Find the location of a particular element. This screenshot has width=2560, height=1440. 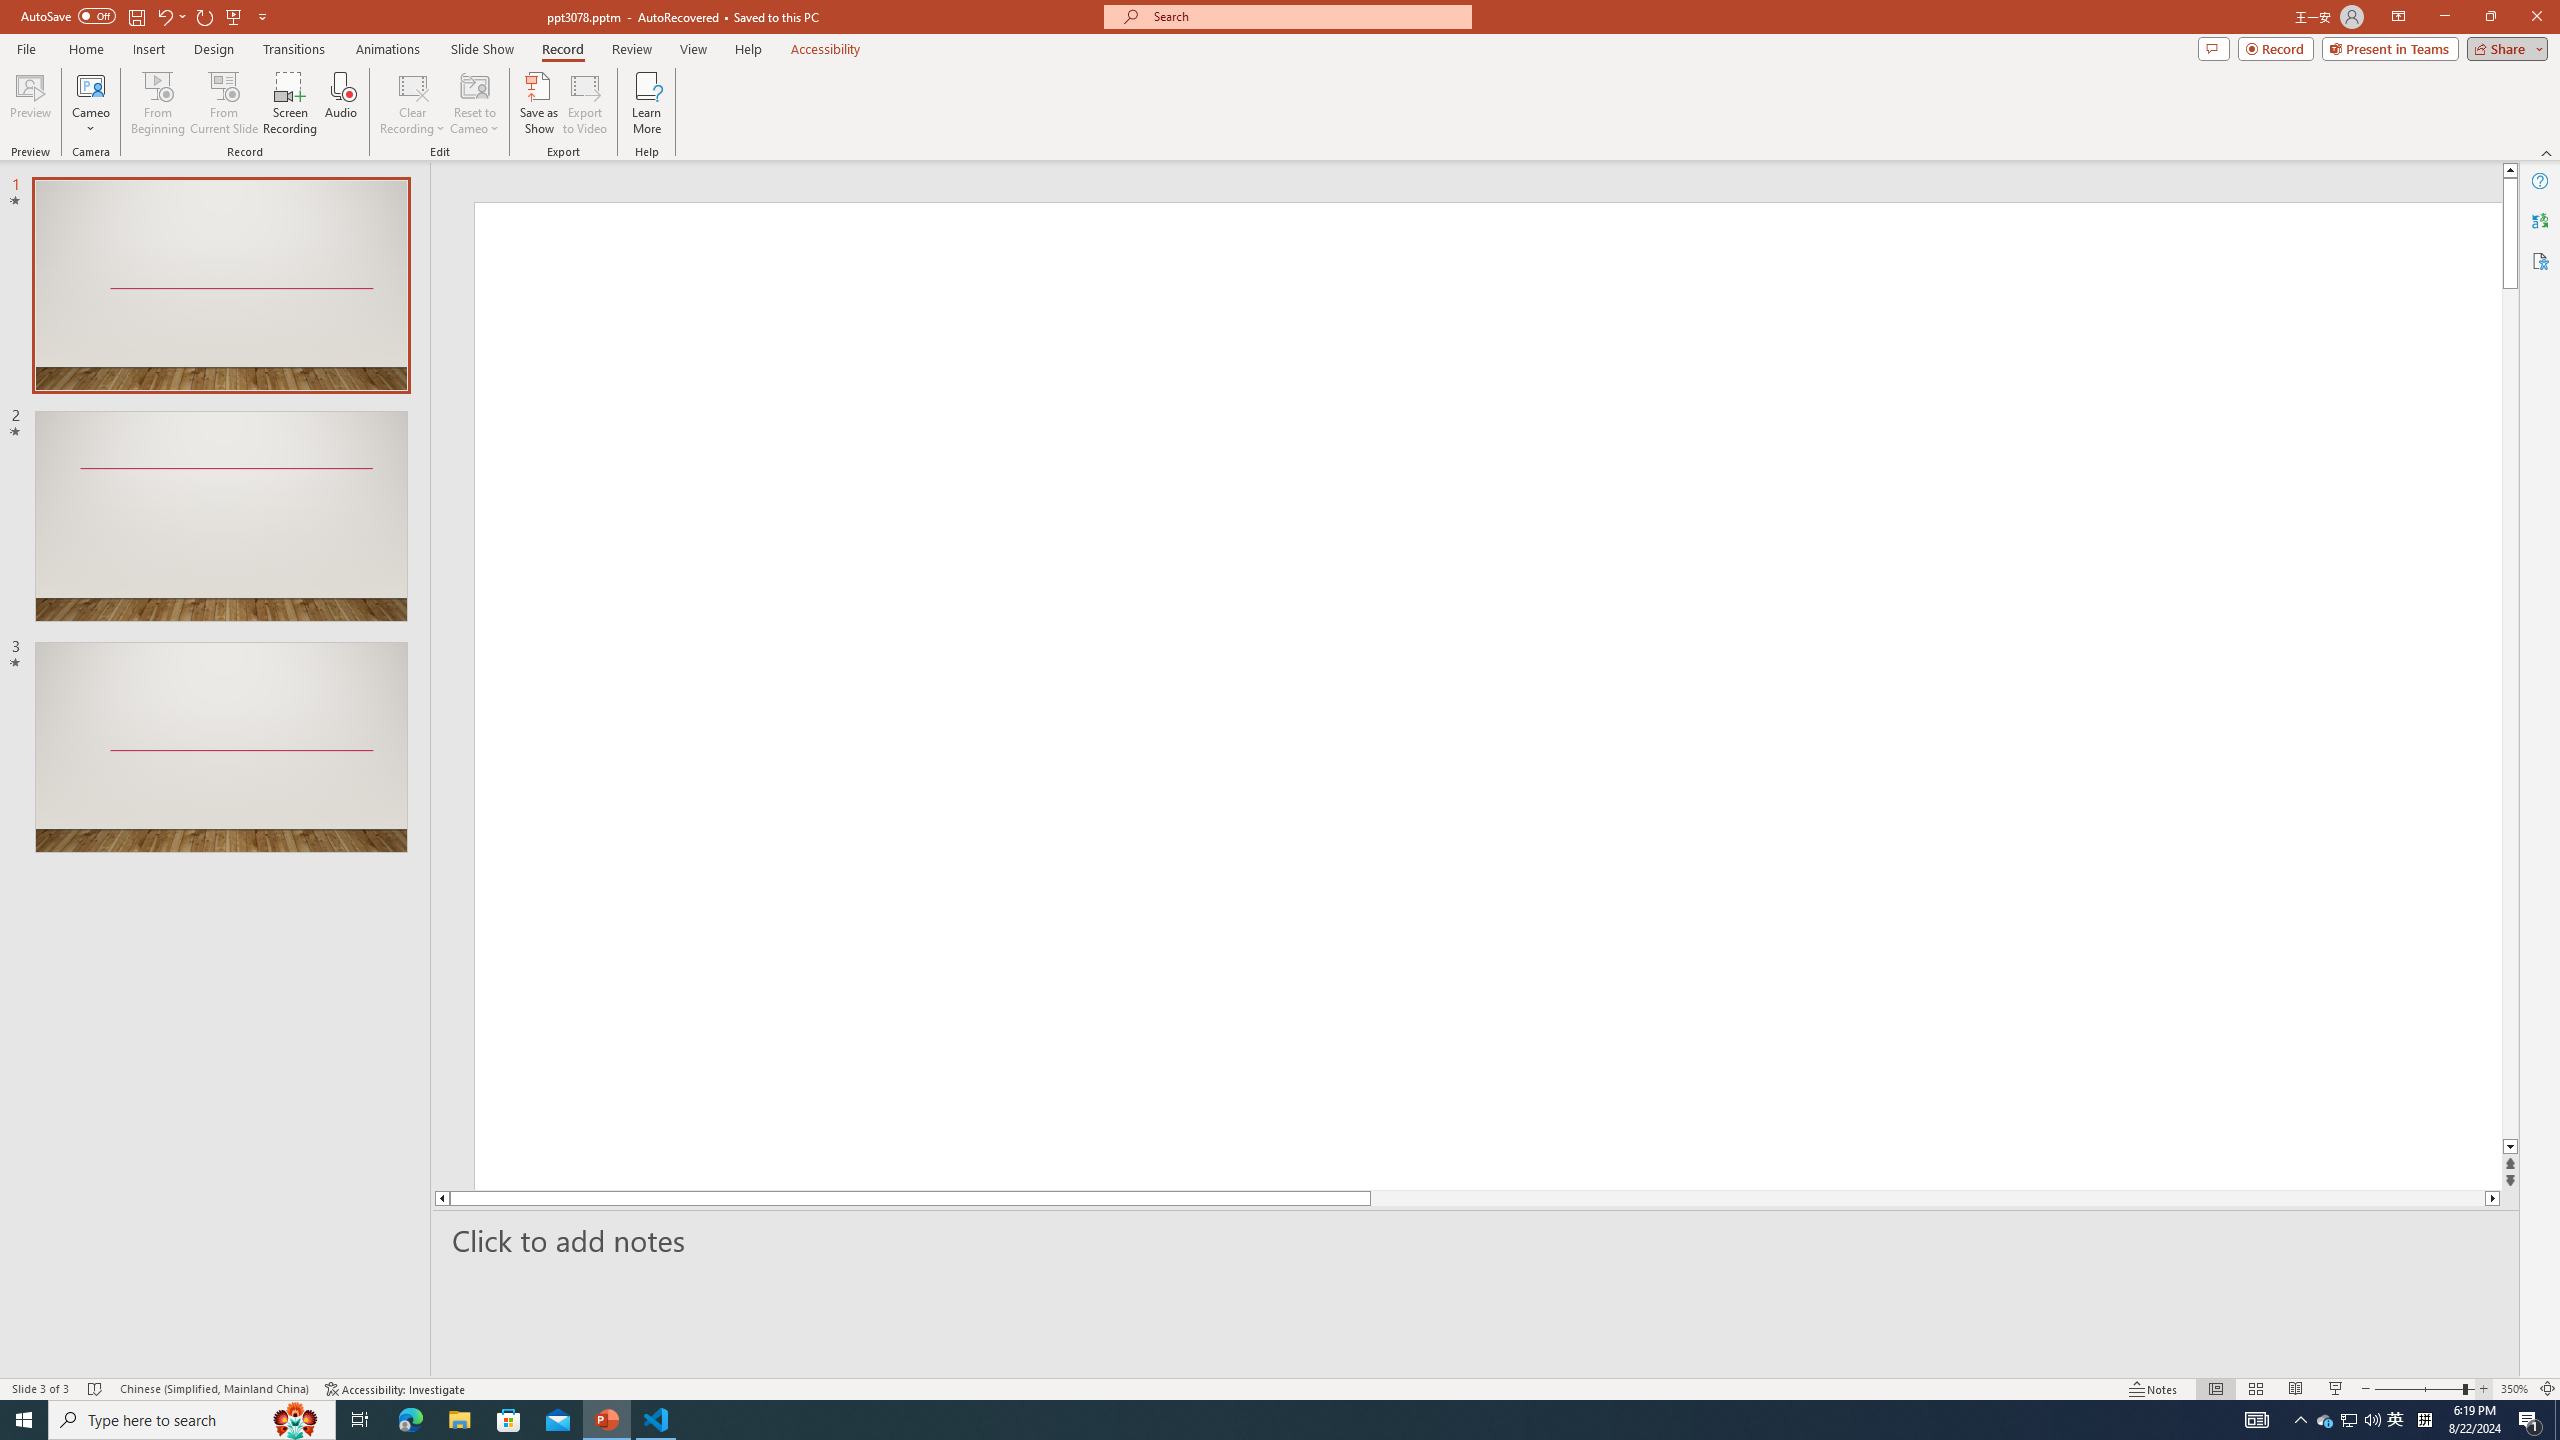

'Clear Recording' is located at coordinates (412, 103).